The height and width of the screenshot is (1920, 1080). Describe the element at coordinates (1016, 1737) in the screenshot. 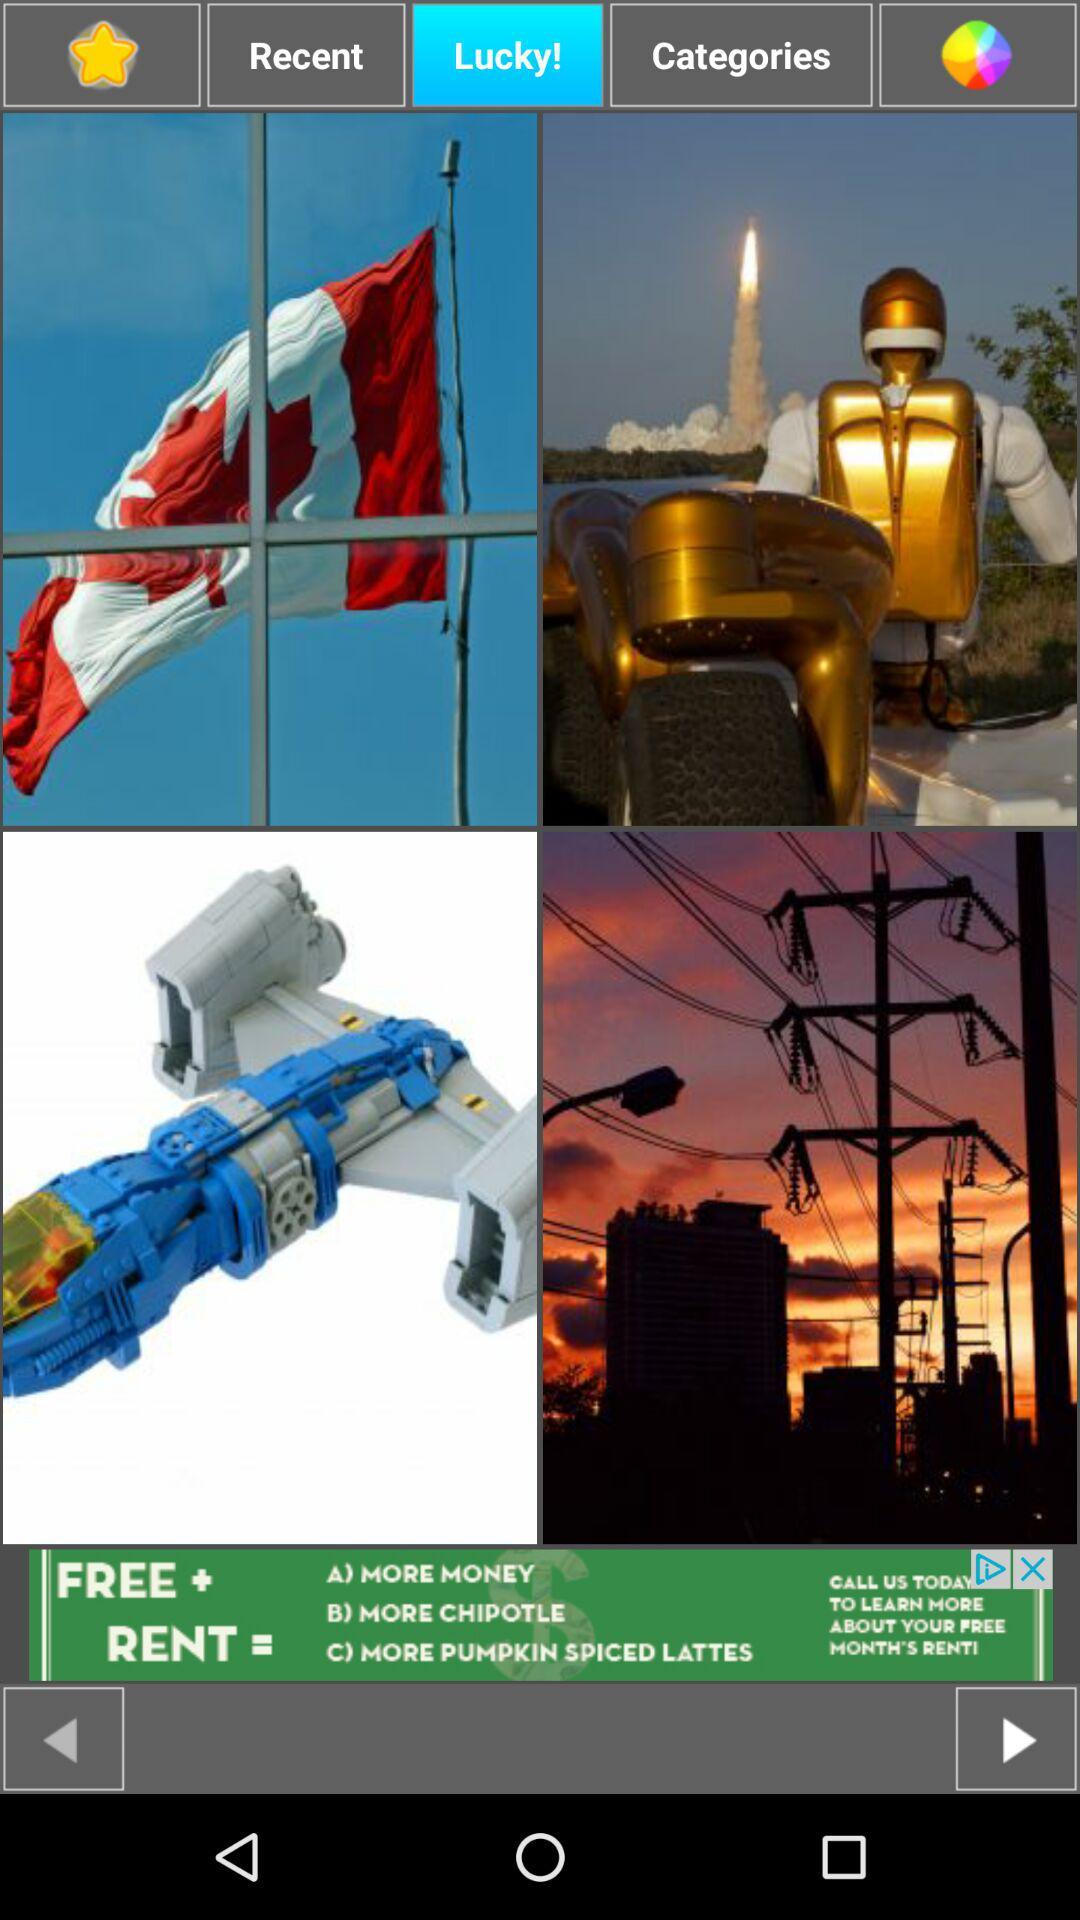

I see `the forward play button` at that location.